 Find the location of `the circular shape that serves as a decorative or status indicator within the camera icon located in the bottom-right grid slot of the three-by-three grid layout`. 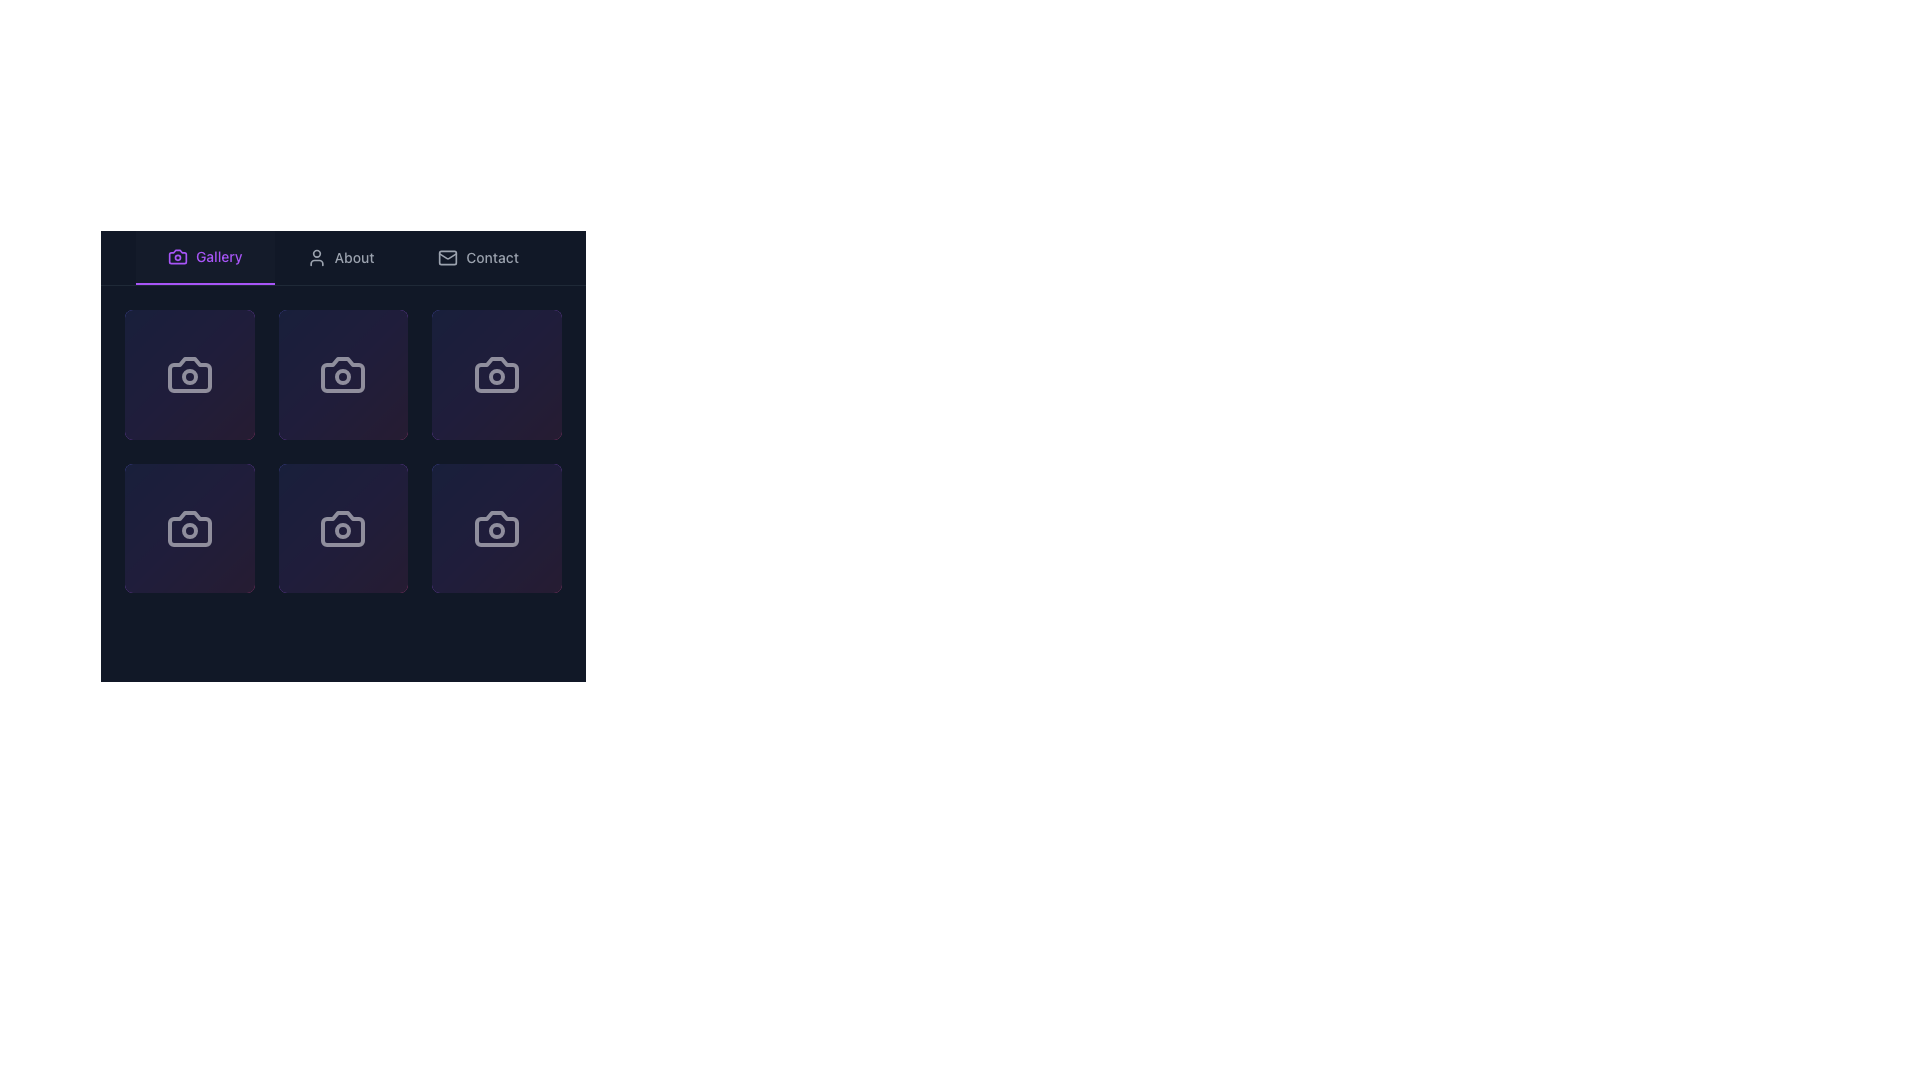

the circular shape that serves as a decorative or status indicator within the camera icon located in the bottom-right grid slot of the three-by-three grid layout is located at coordinates (497, 529).